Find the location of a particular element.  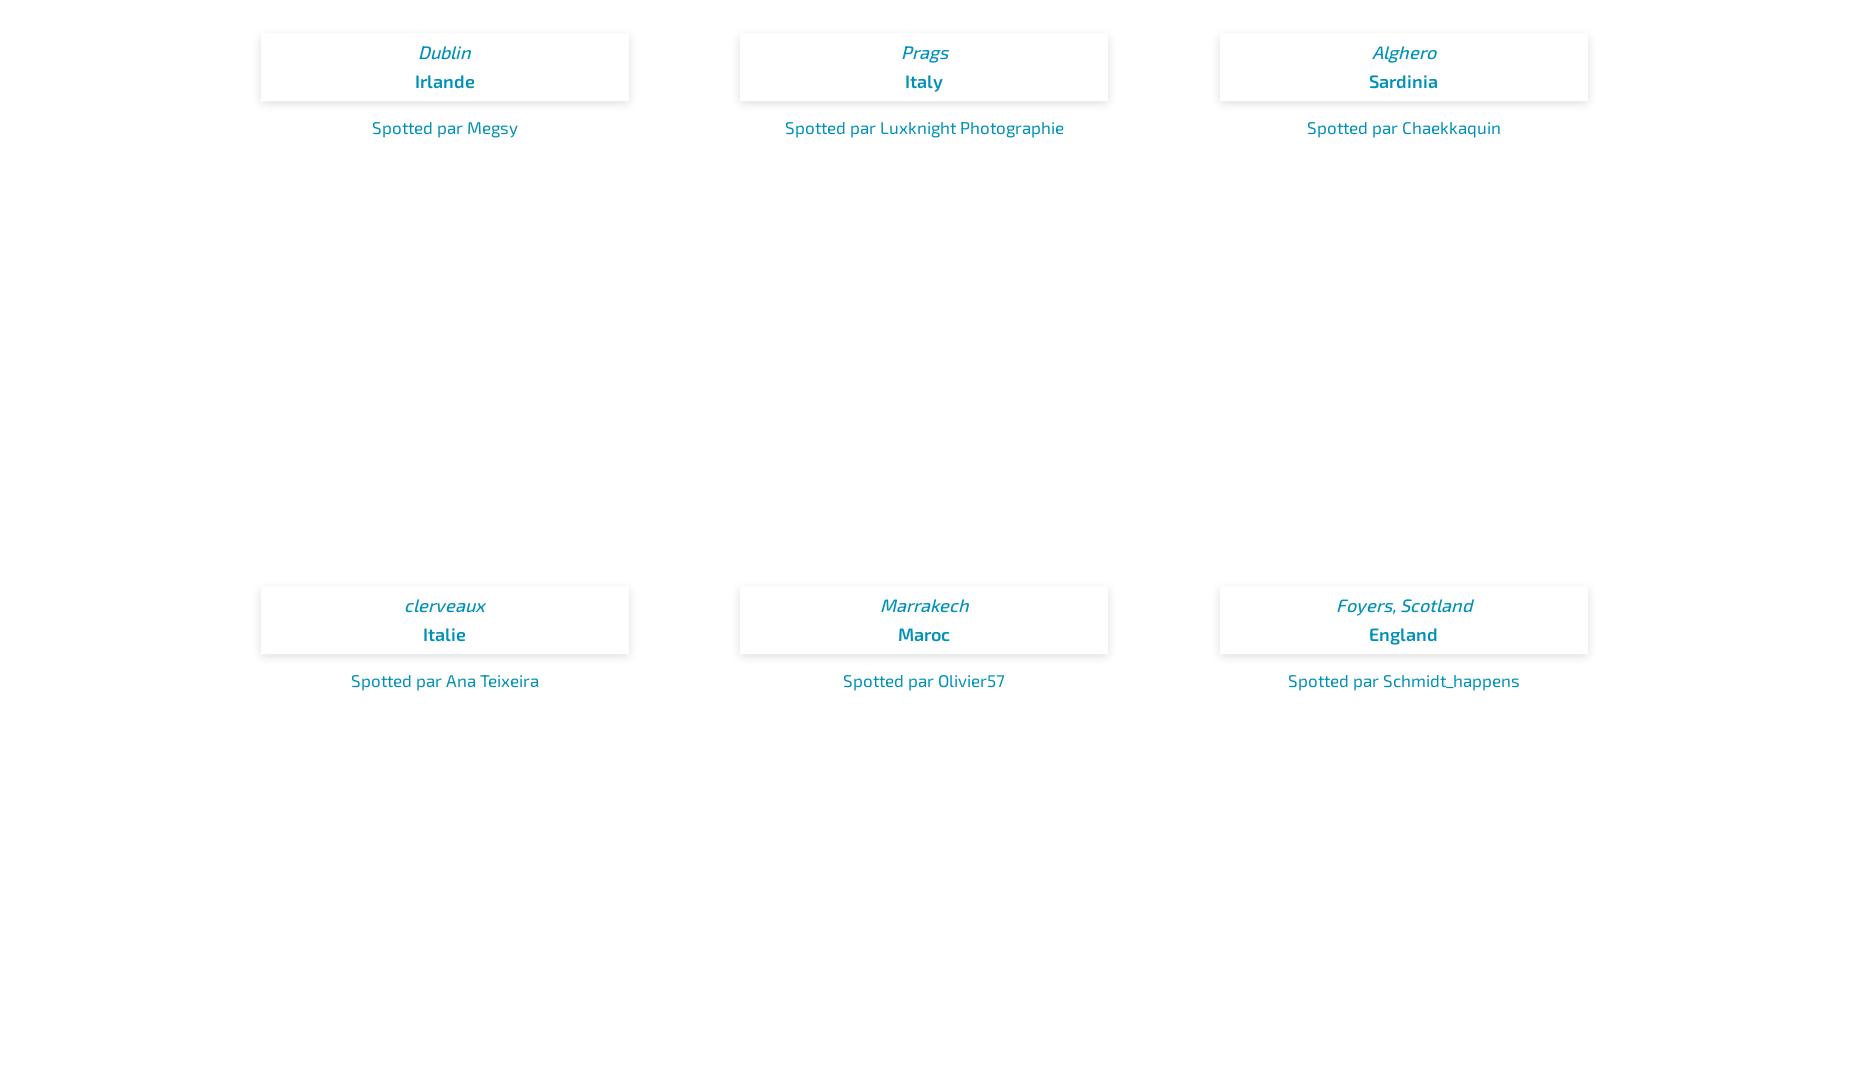

'Marrakech' is located at coordinates (923, 604).